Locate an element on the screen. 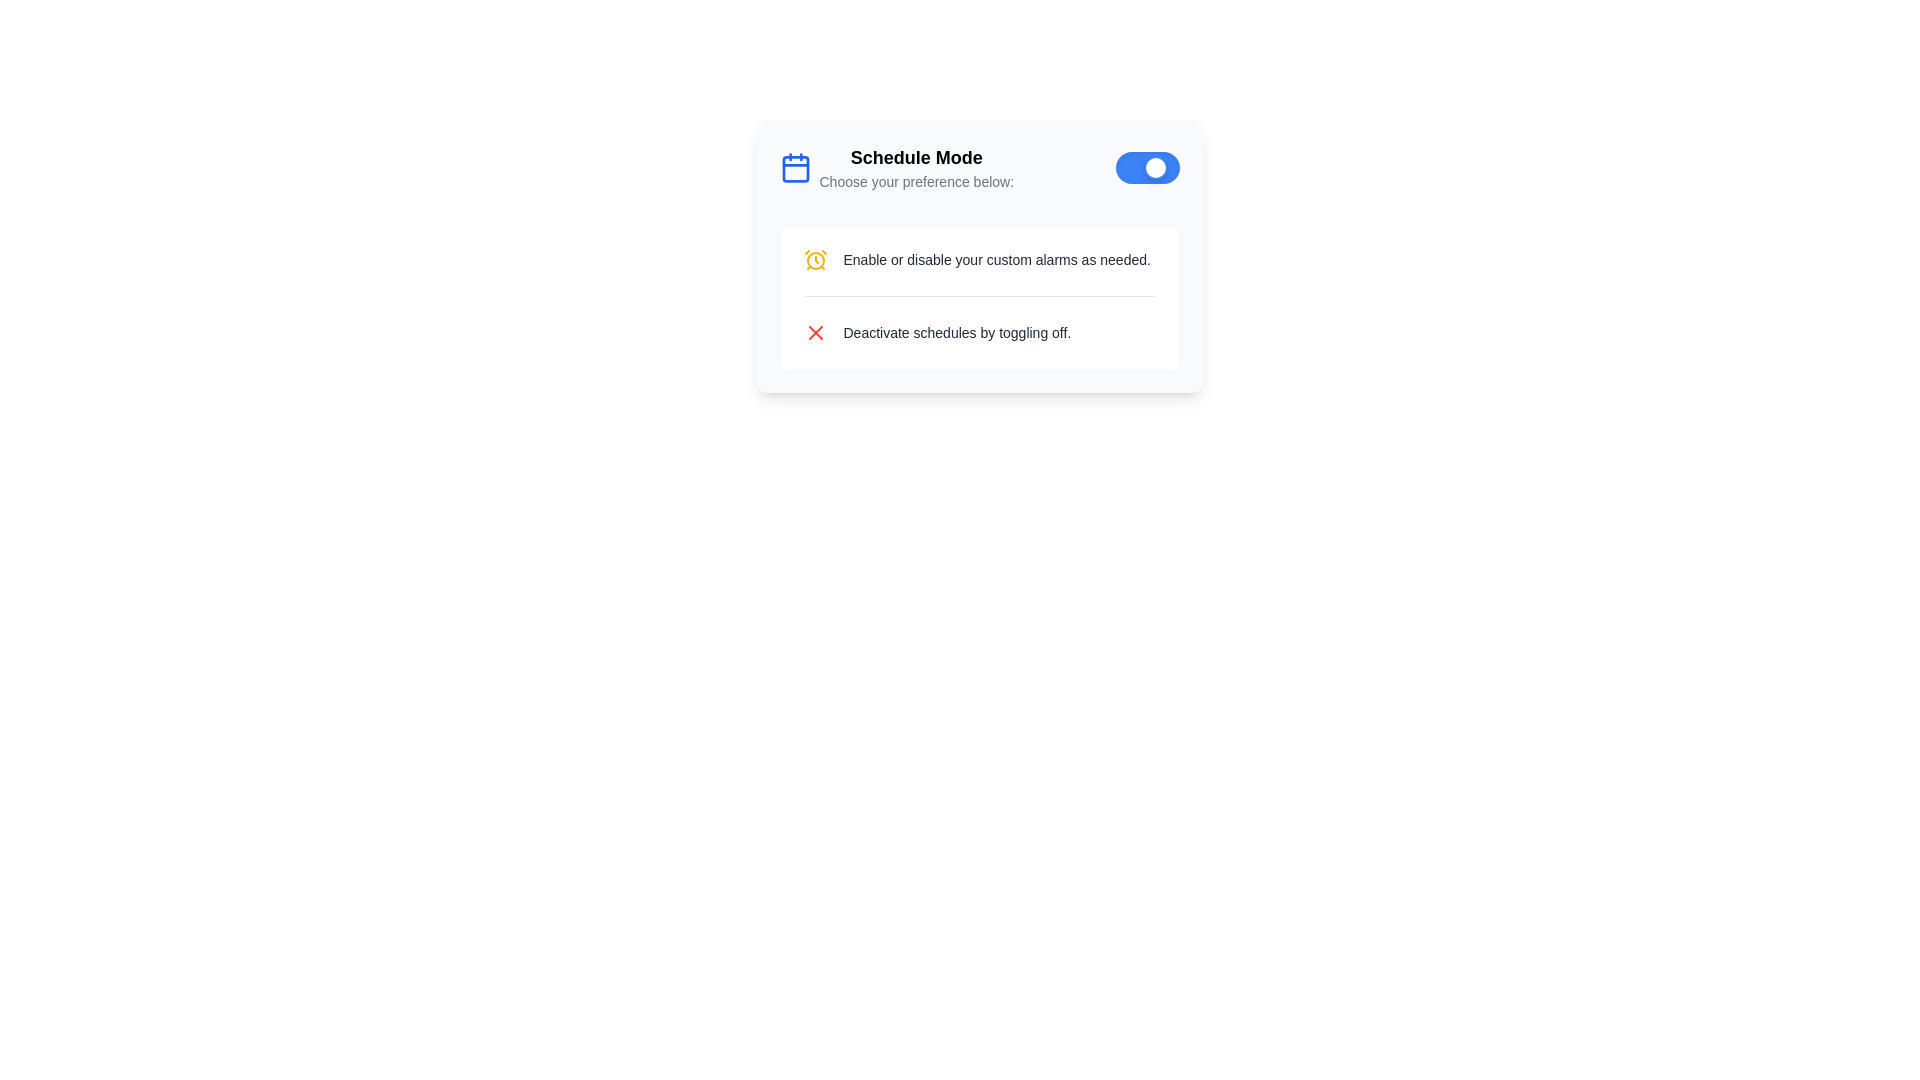  the scheduling icon located in the top-left corner of the 'Schedule Mode' section, which is to the left of the large text 'Schedule Mode' is located at coordinates (794, 167).